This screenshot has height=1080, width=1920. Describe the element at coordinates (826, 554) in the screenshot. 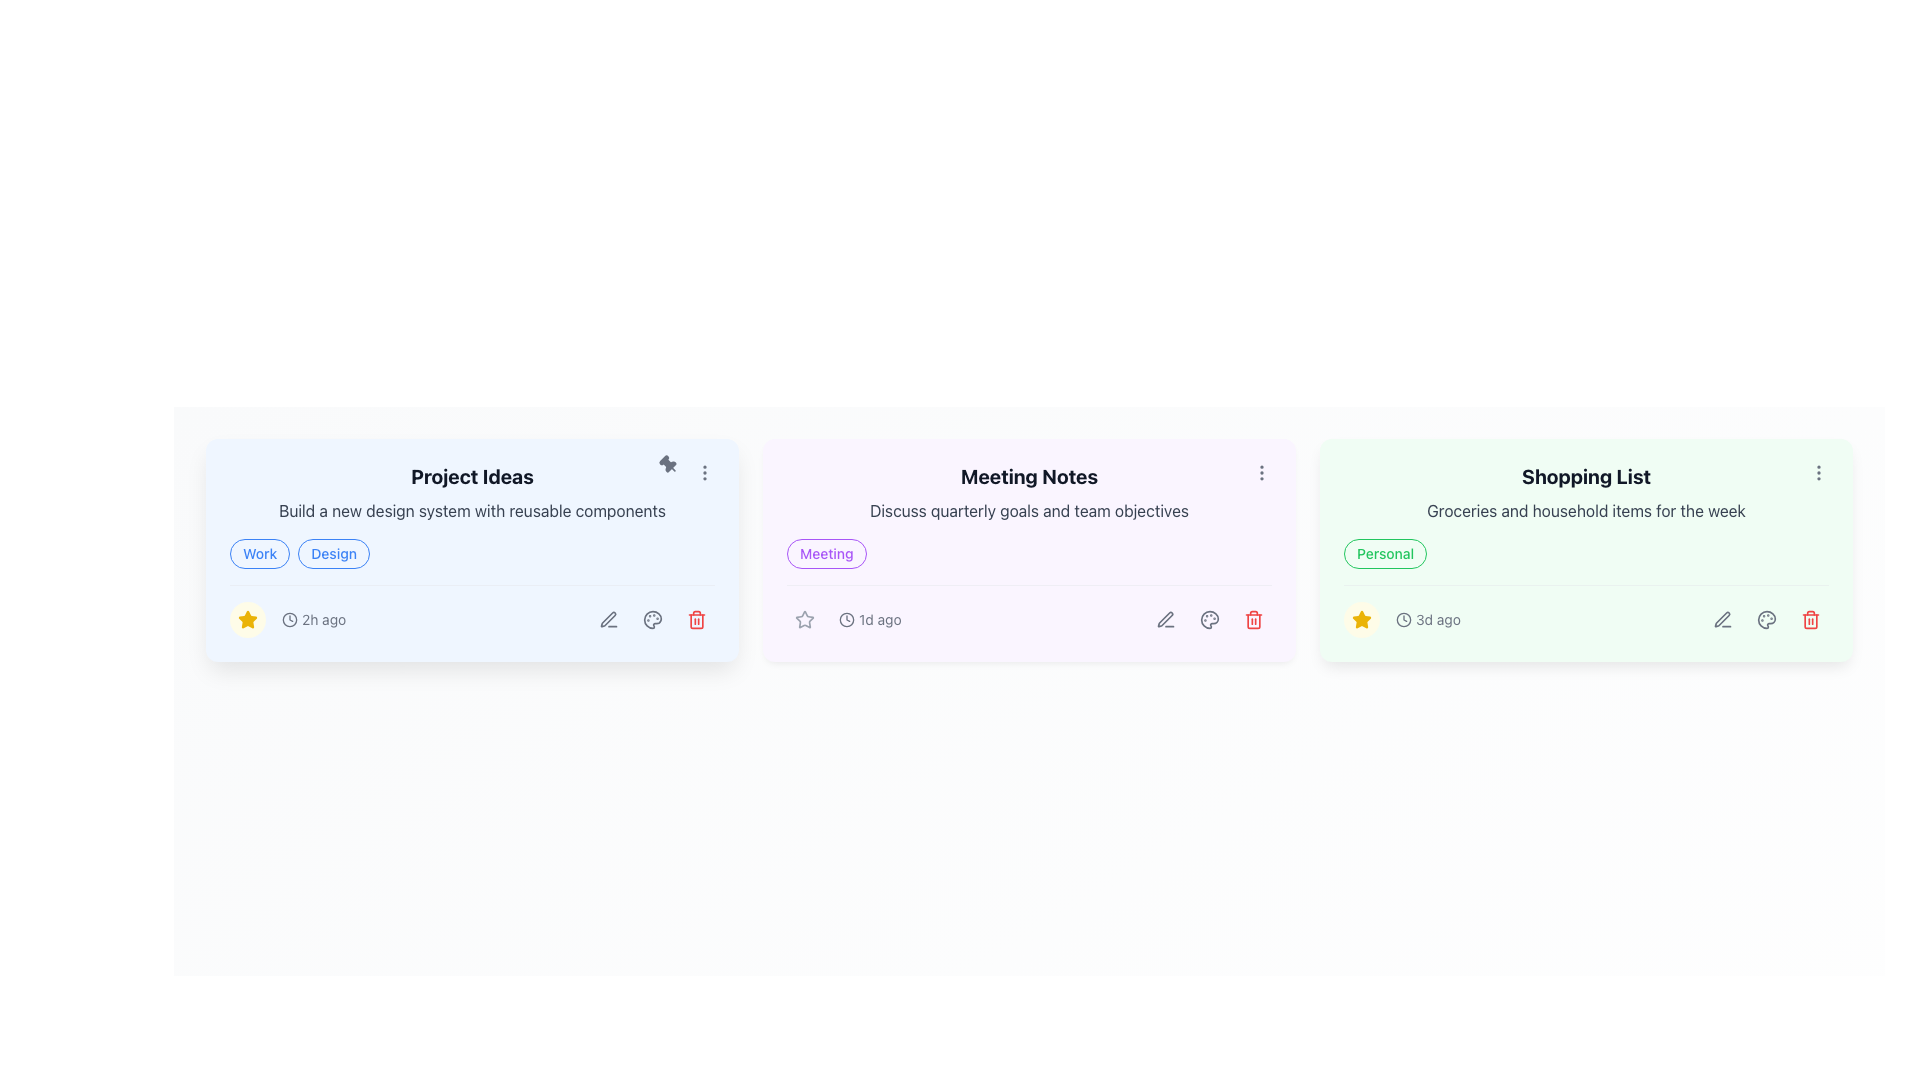

I see `the purple-bordered pill-shaped tag labeled 'Meeting' located in the 'Meeting Notes' card at the top-left section` at that location.